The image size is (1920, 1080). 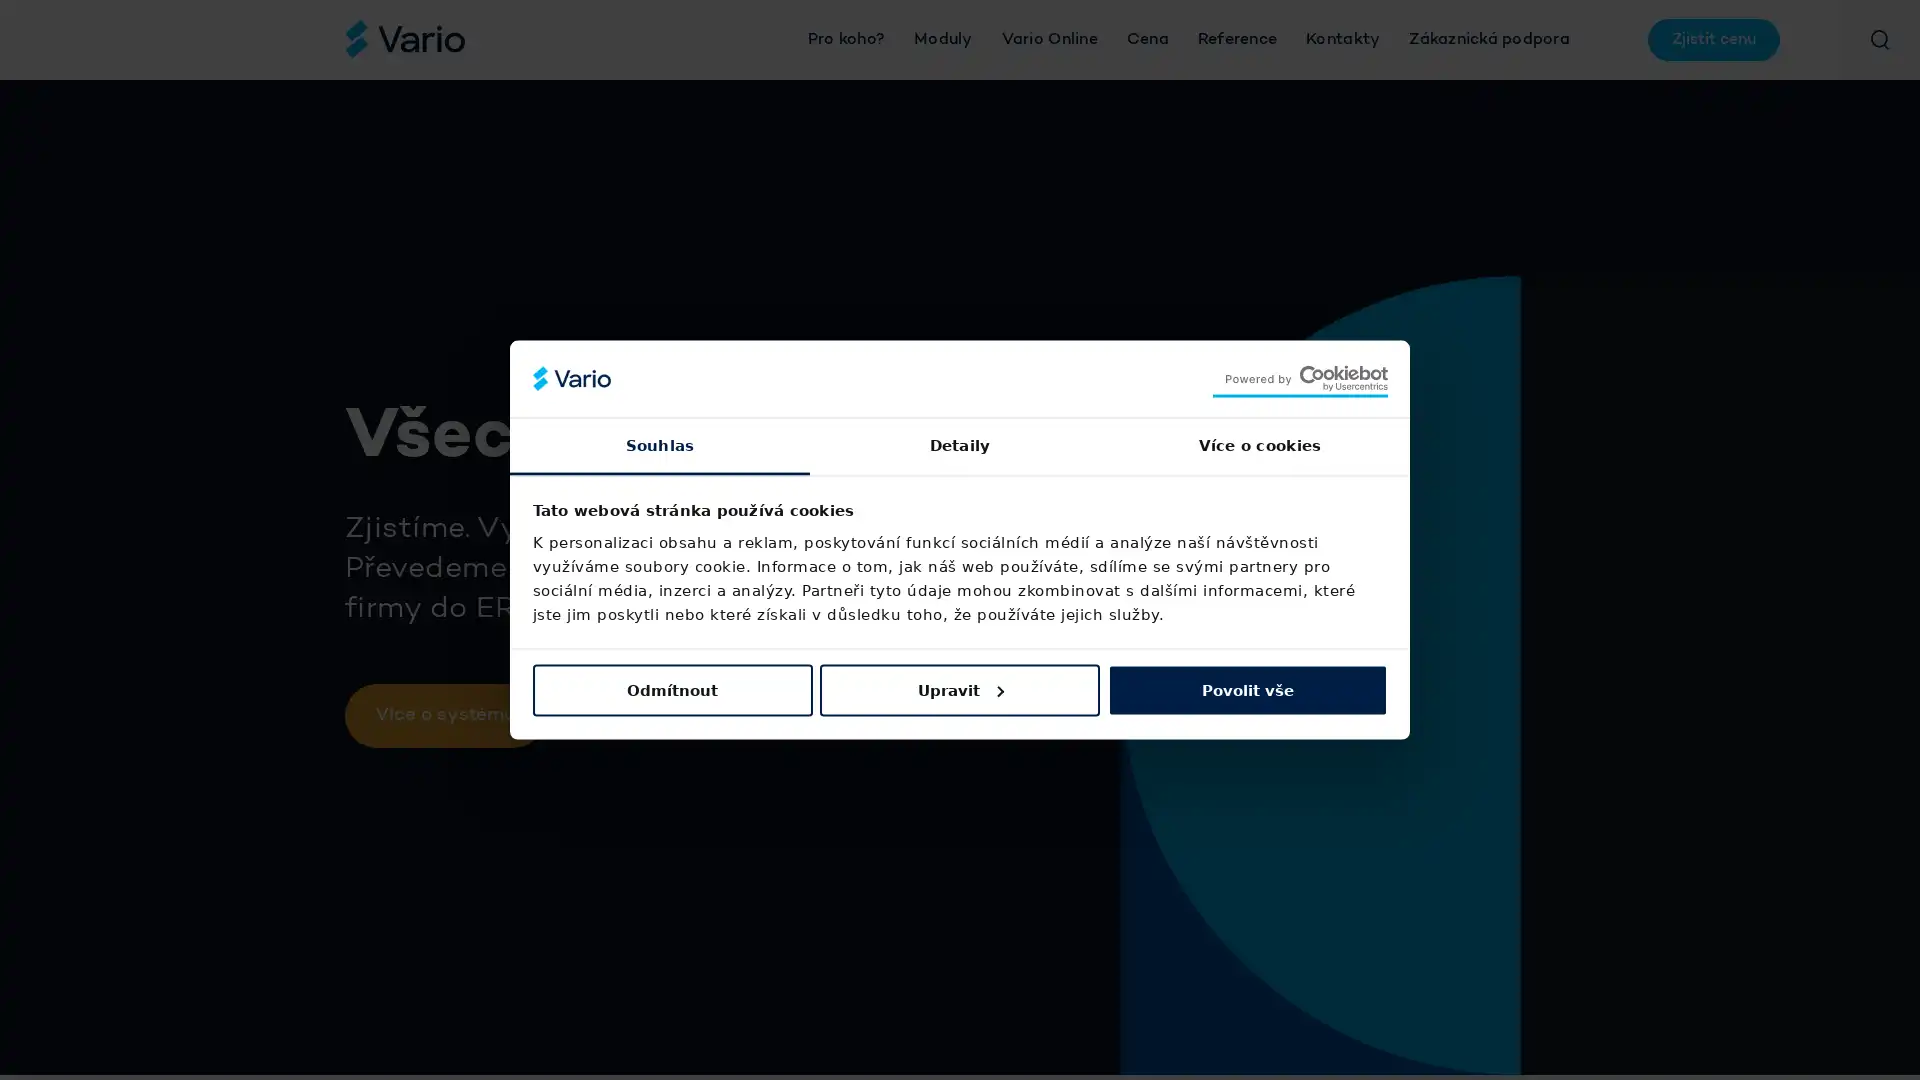 What do you see at coordinates (960, 689) in the screenshot?
I see `Upravit` at bounding box center [960, 689].